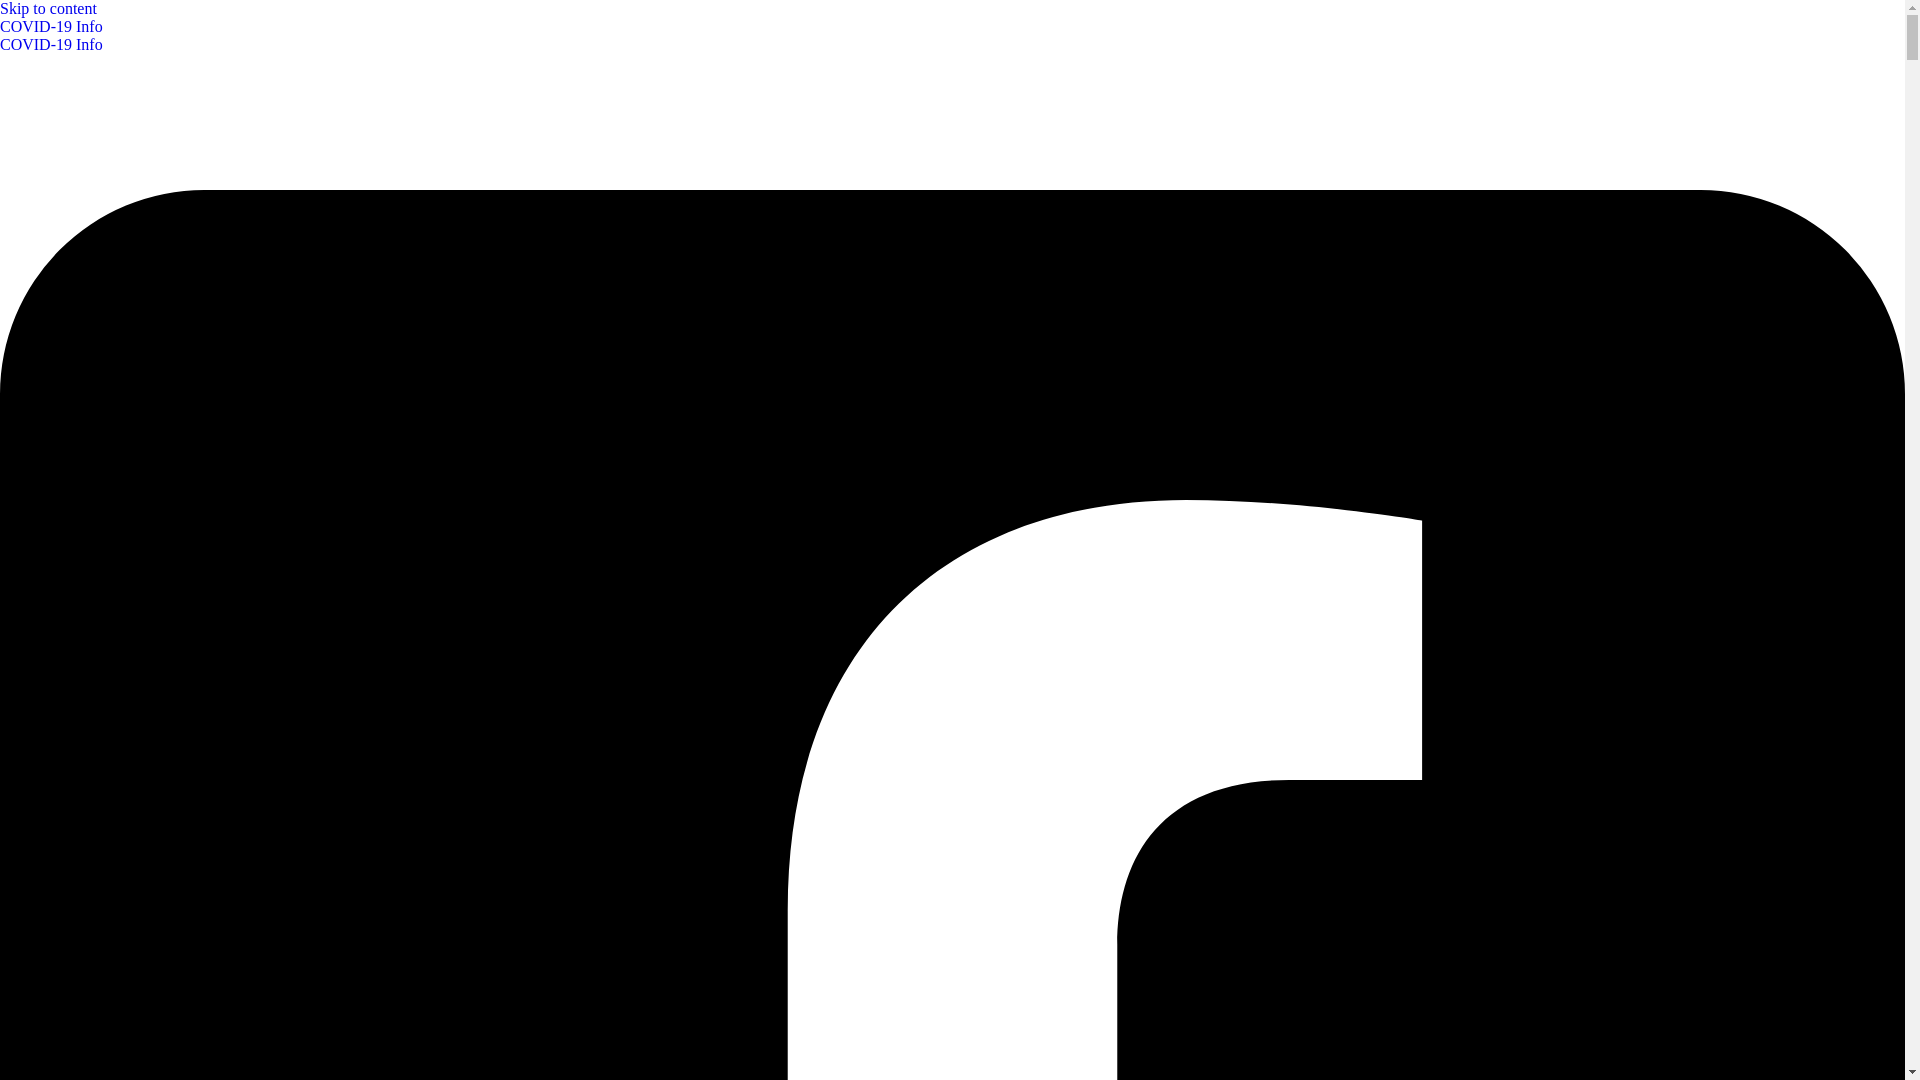  I want to click on 'COVID-19 Info', so click(51, 44).